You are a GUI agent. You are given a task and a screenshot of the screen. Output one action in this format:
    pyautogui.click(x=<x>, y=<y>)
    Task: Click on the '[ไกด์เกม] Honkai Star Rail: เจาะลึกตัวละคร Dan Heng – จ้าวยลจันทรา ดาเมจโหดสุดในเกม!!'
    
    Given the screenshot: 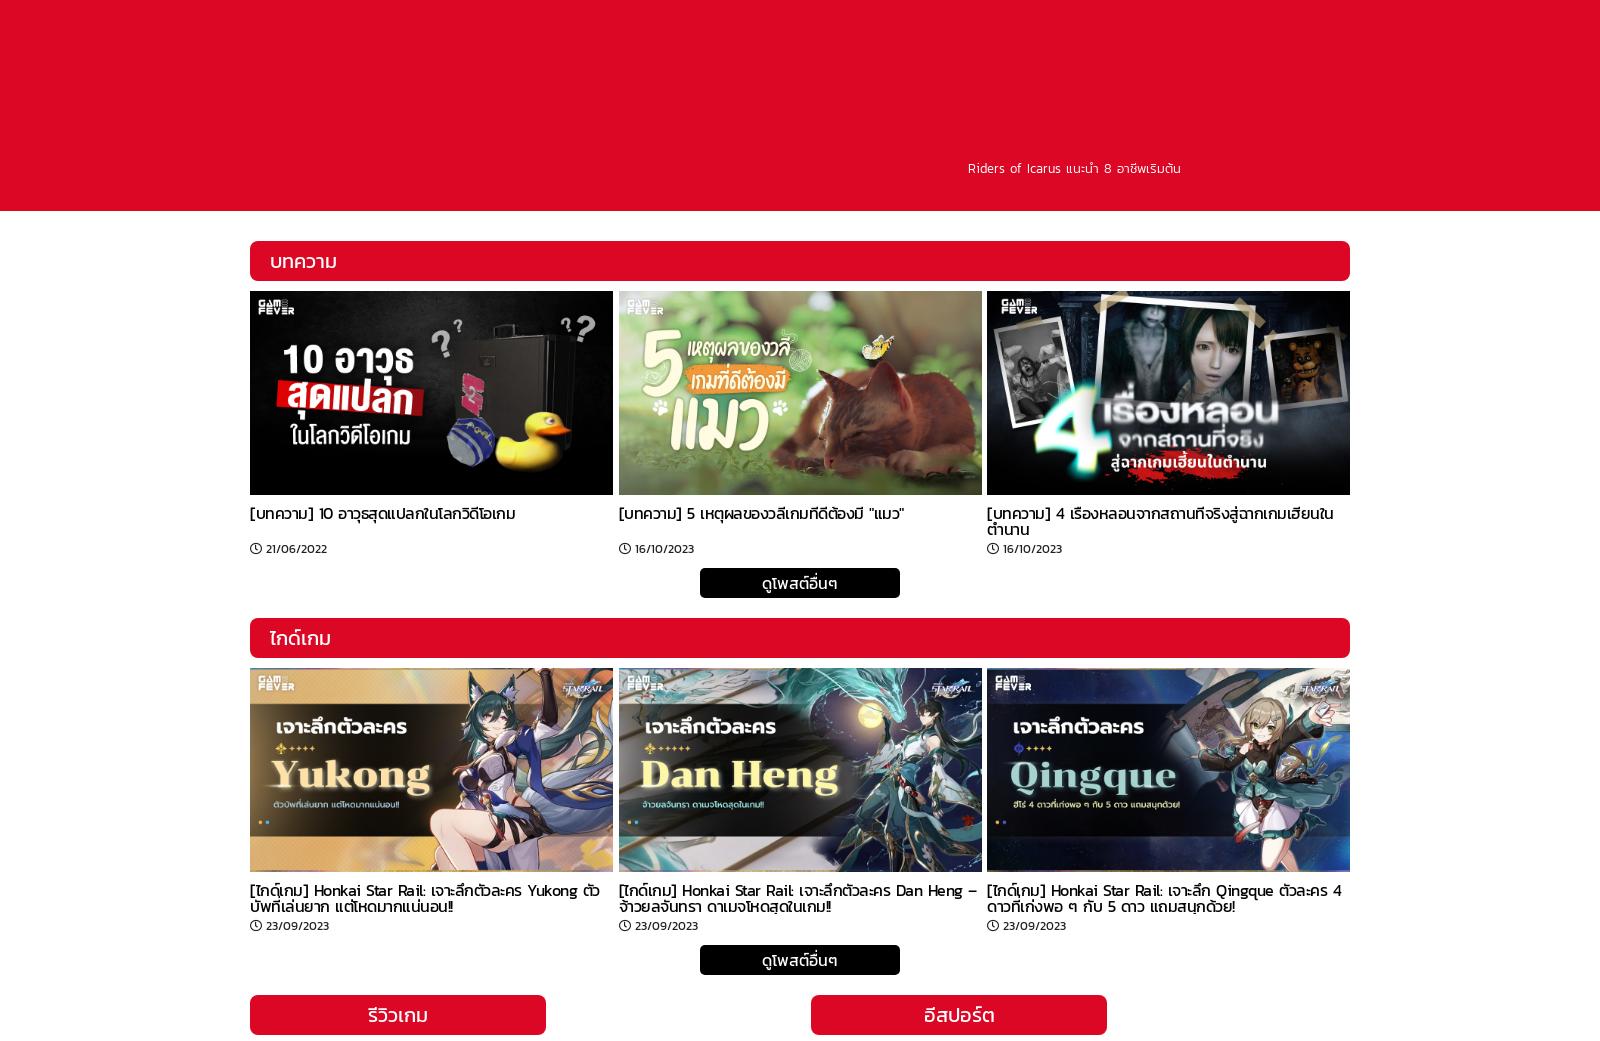 What is the action you would take?
    pyautogui.click(x=796, y=896)
    